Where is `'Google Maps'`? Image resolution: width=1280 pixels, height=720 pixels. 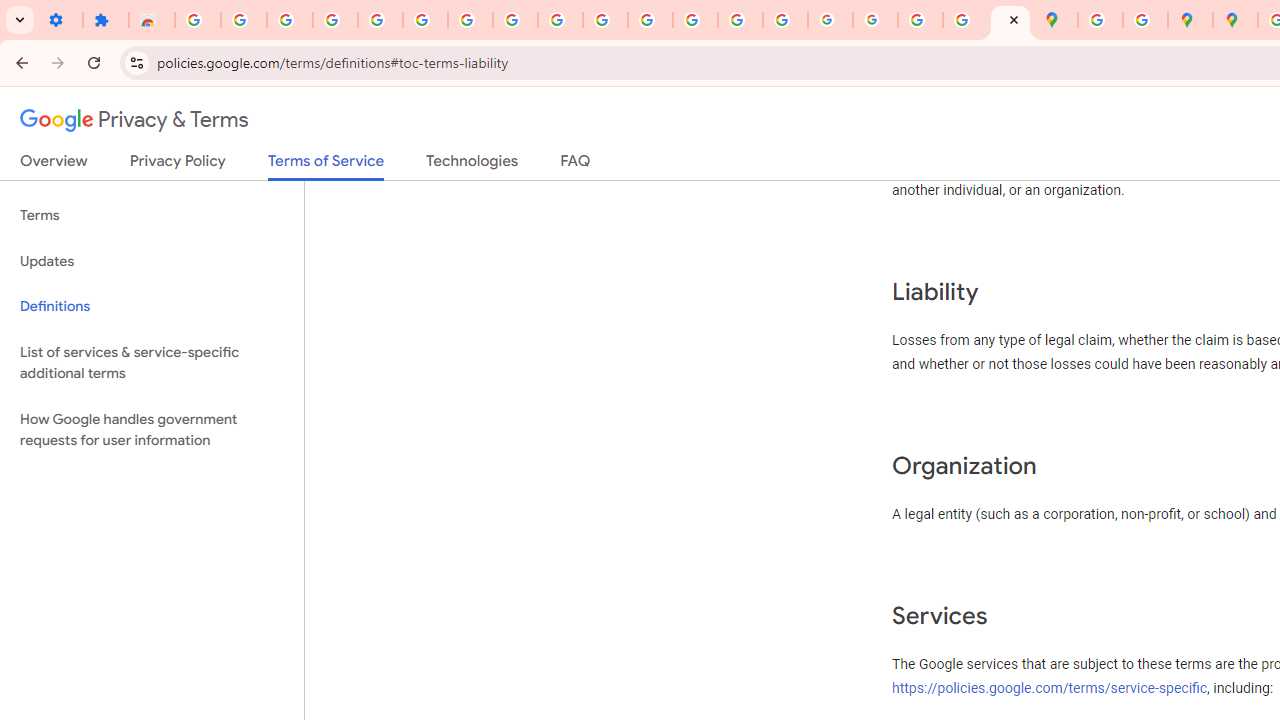 'Google Maps' is located at coordinates (1054, 20).